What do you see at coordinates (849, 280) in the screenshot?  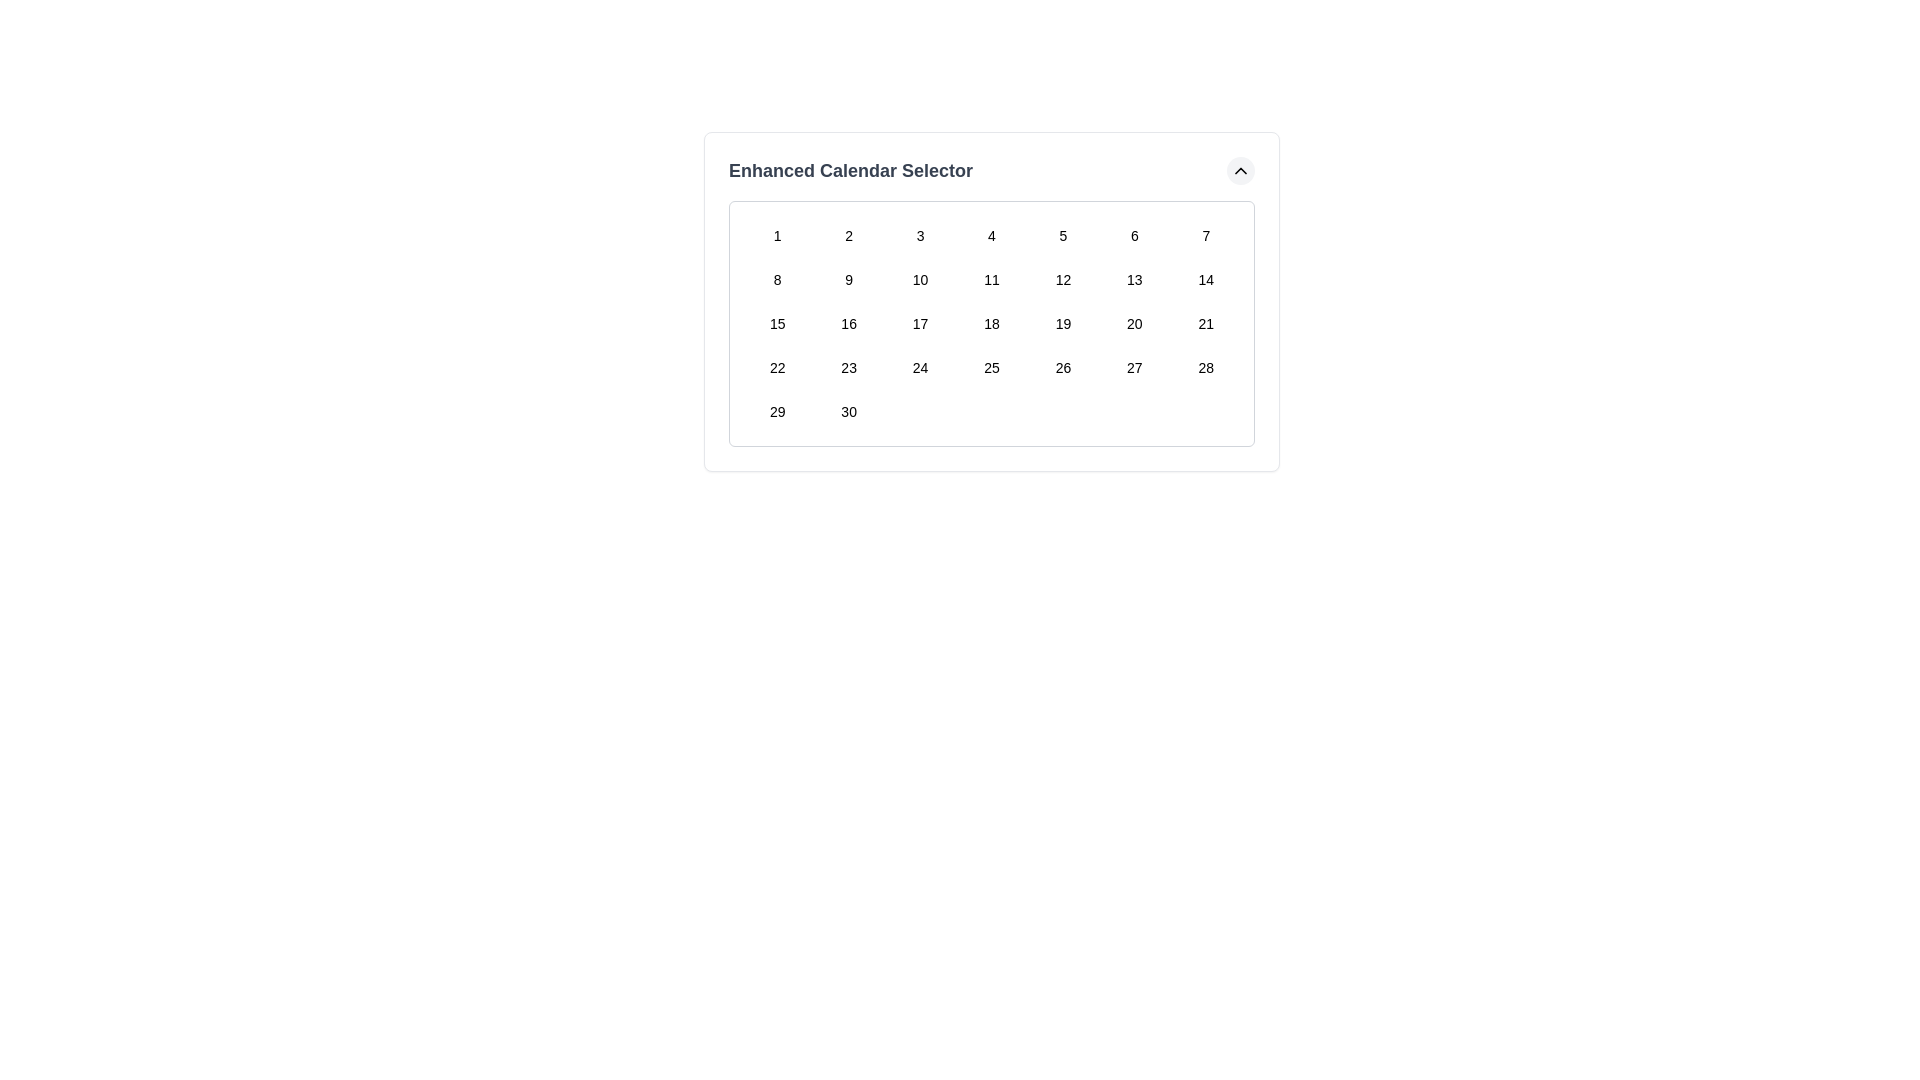 I see `the calendar day cell displaying the number '9' in the Enhanced Calendar Selector` at bounding box center [849, 280].